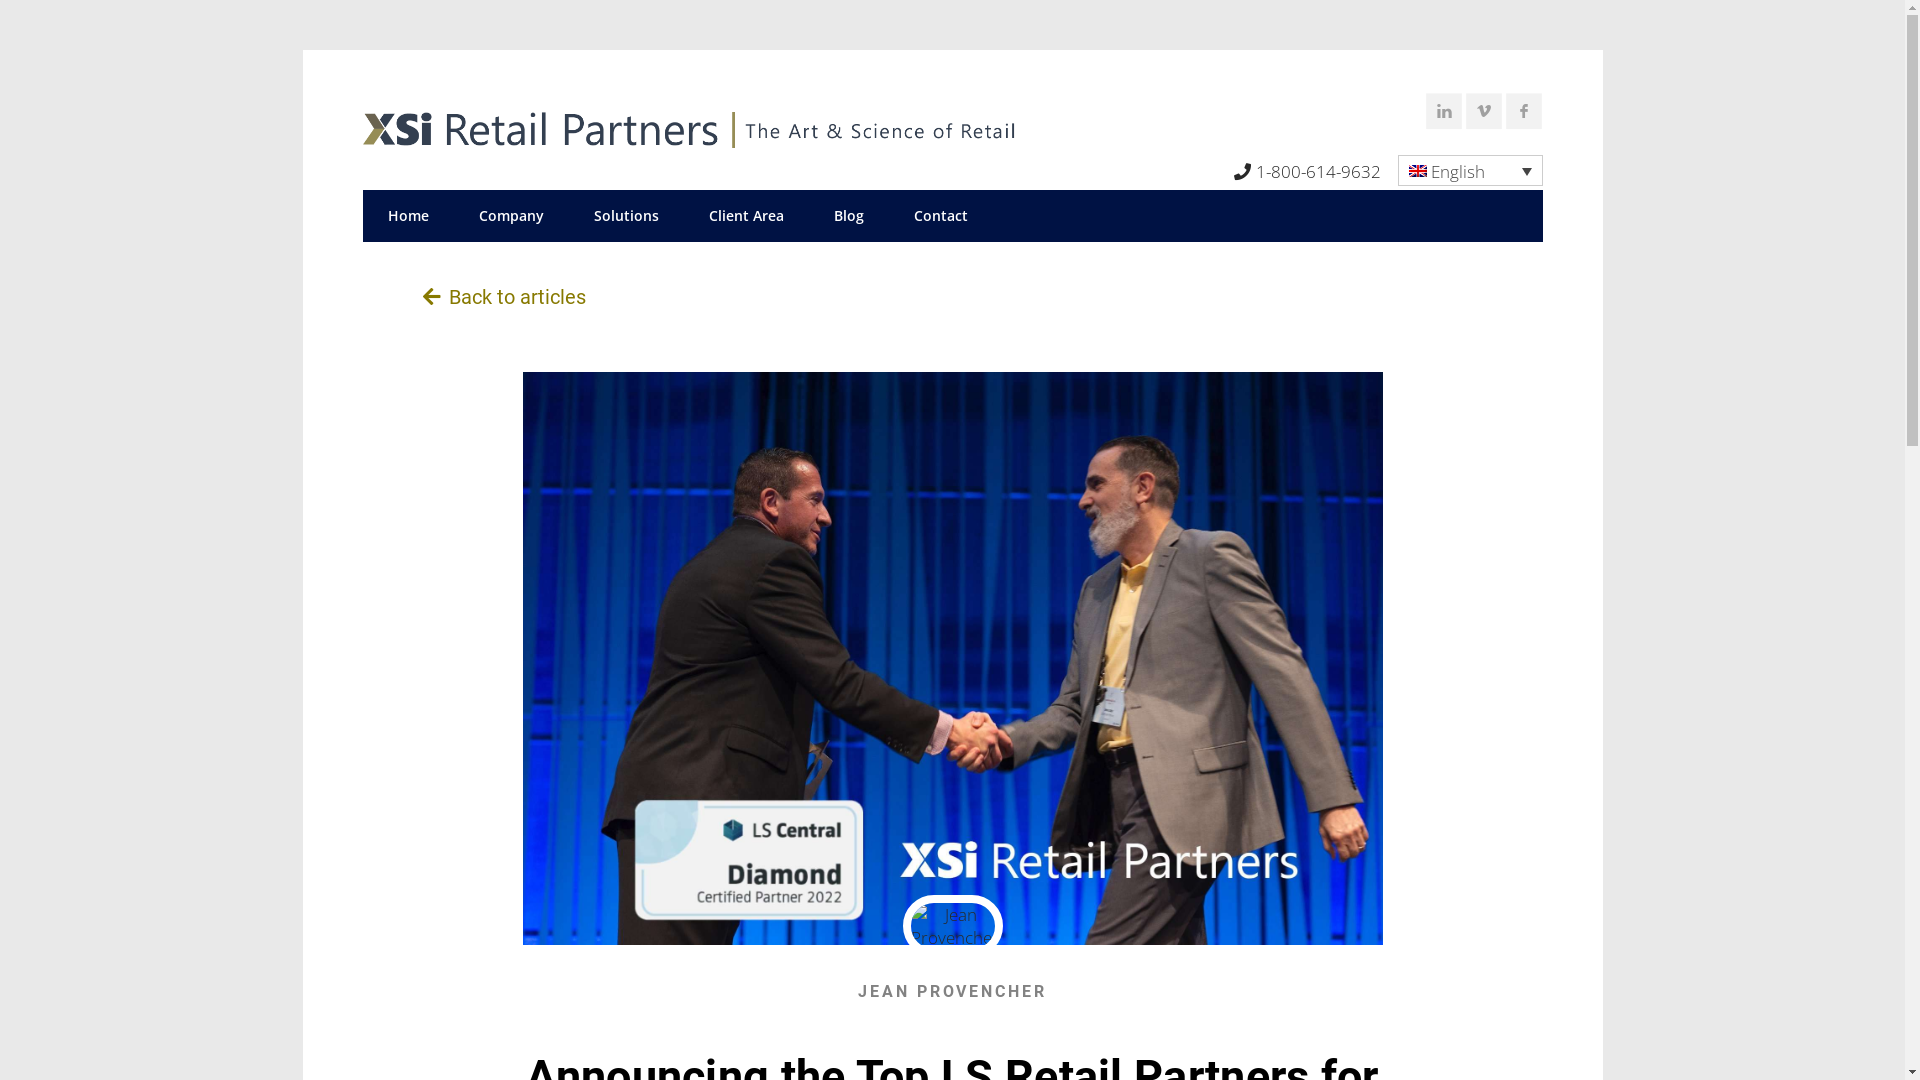 The image size is (1920, 1080). I want to click on 'Blog', so click(848, 216).